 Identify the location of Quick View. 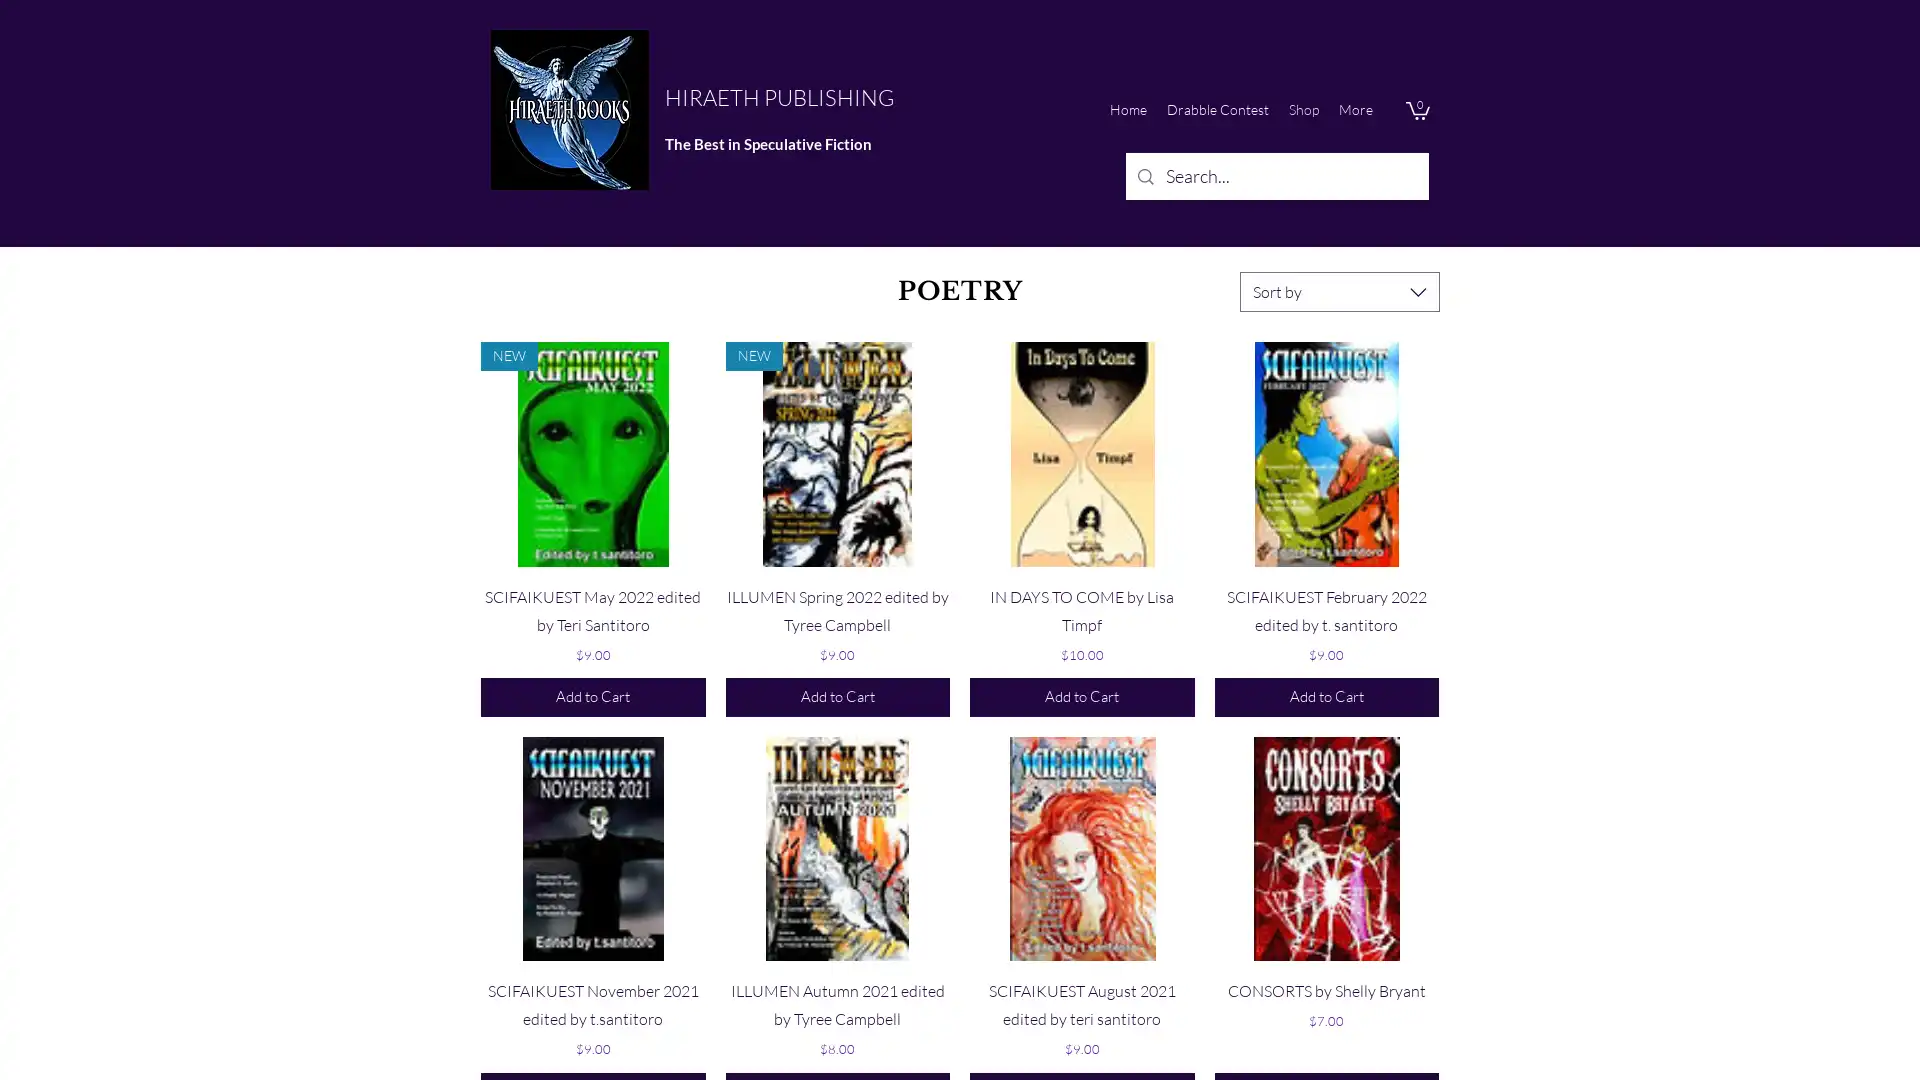
(837, 589).